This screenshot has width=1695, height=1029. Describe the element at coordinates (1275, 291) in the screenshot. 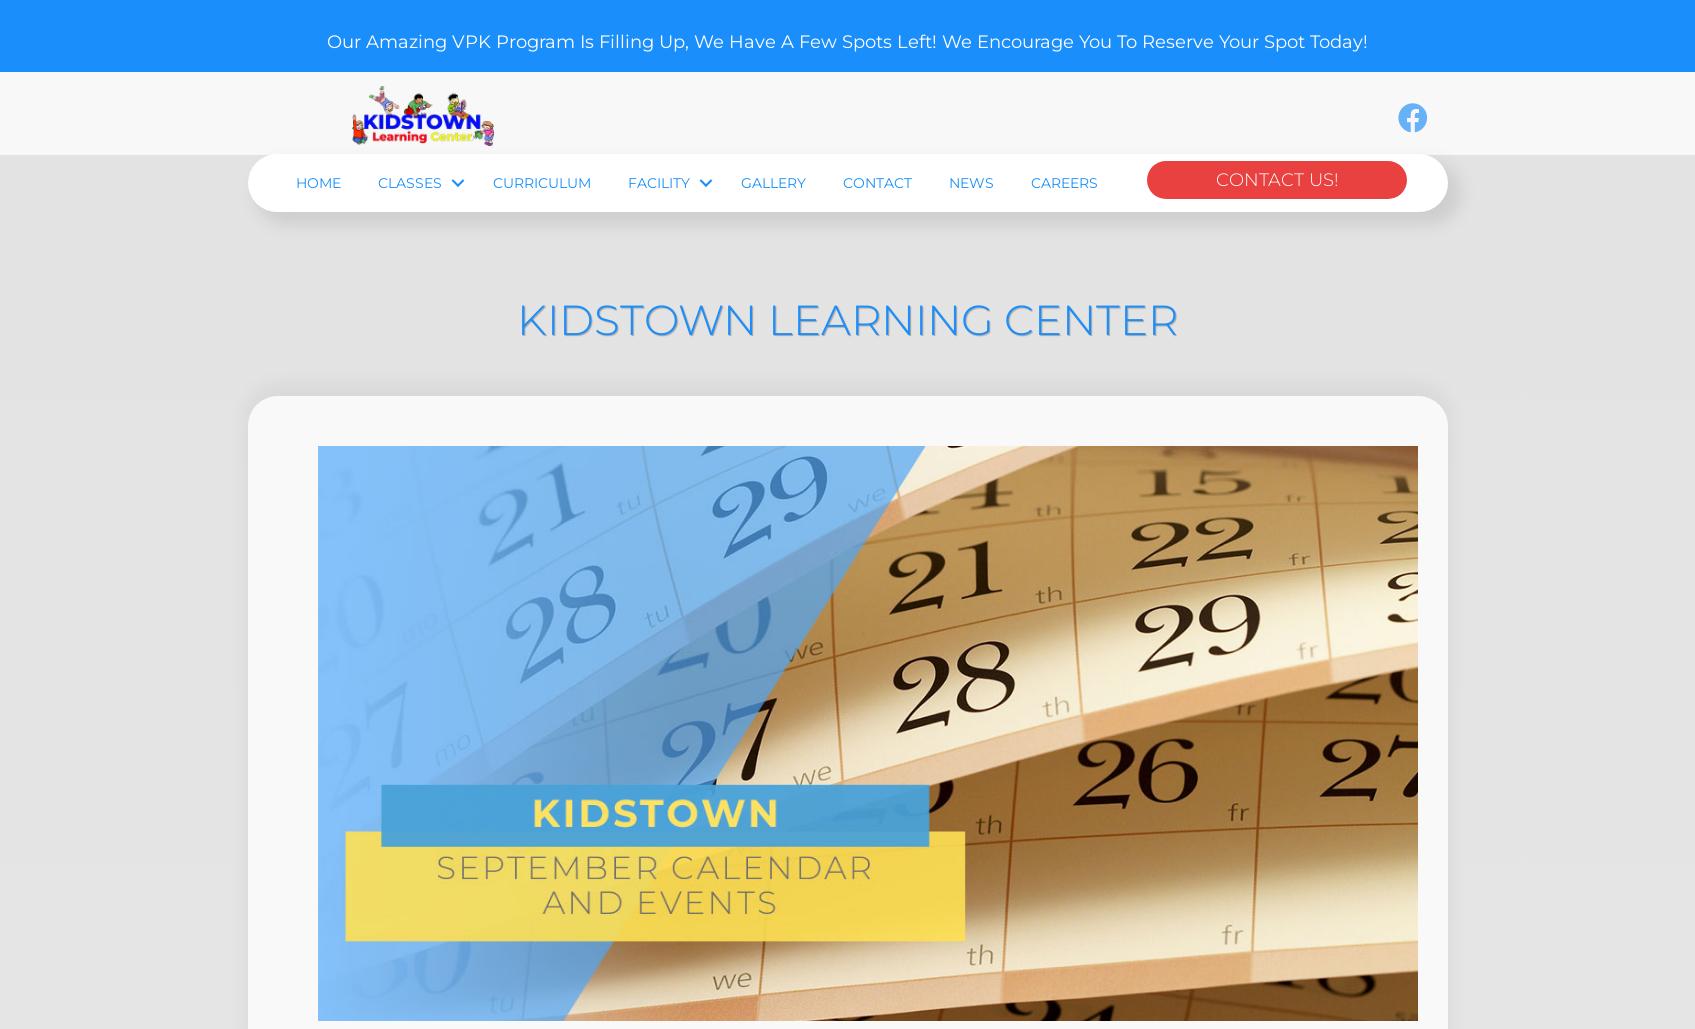

I see `'Contact Us!'` at that location.